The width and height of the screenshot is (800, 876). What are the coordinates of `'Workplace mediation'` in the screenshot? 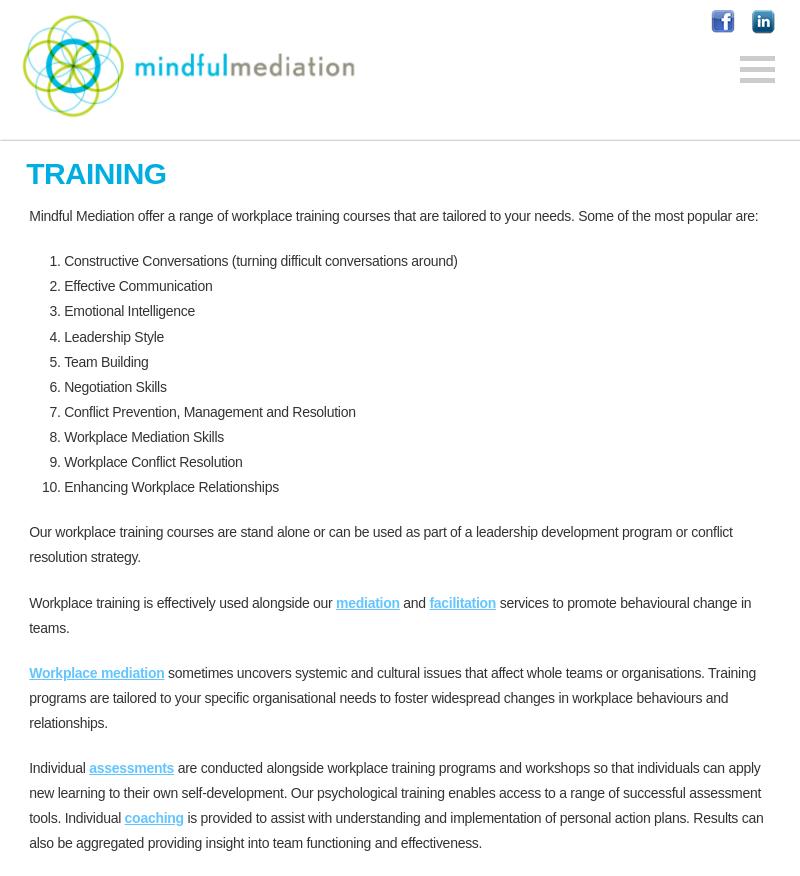 It's located at (96, 670).